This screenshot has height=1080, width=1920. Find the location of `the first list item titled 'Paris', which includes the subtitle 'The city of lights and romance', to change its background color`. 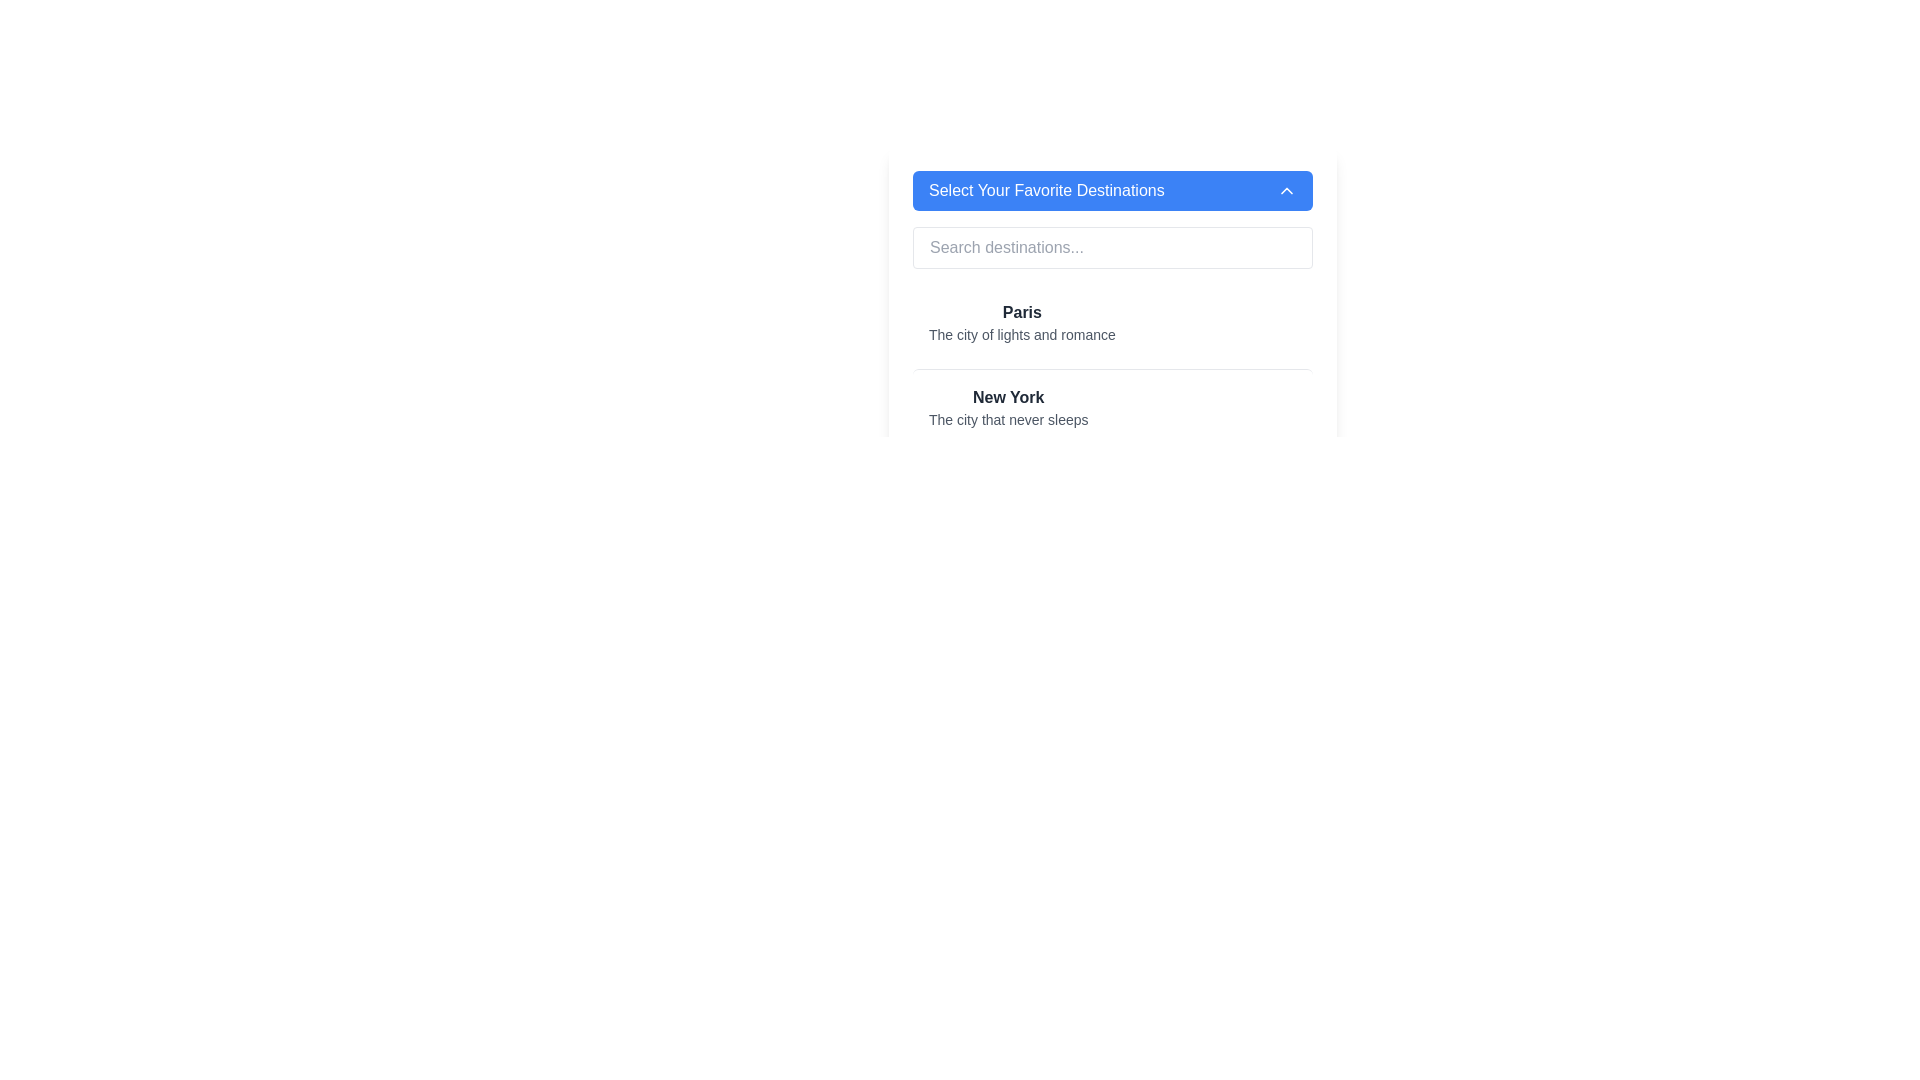

the first list item titled 'Paris', which includes the subtitle 'The city of lights and romance', to change its background color is located at coordinates (1112, 322).